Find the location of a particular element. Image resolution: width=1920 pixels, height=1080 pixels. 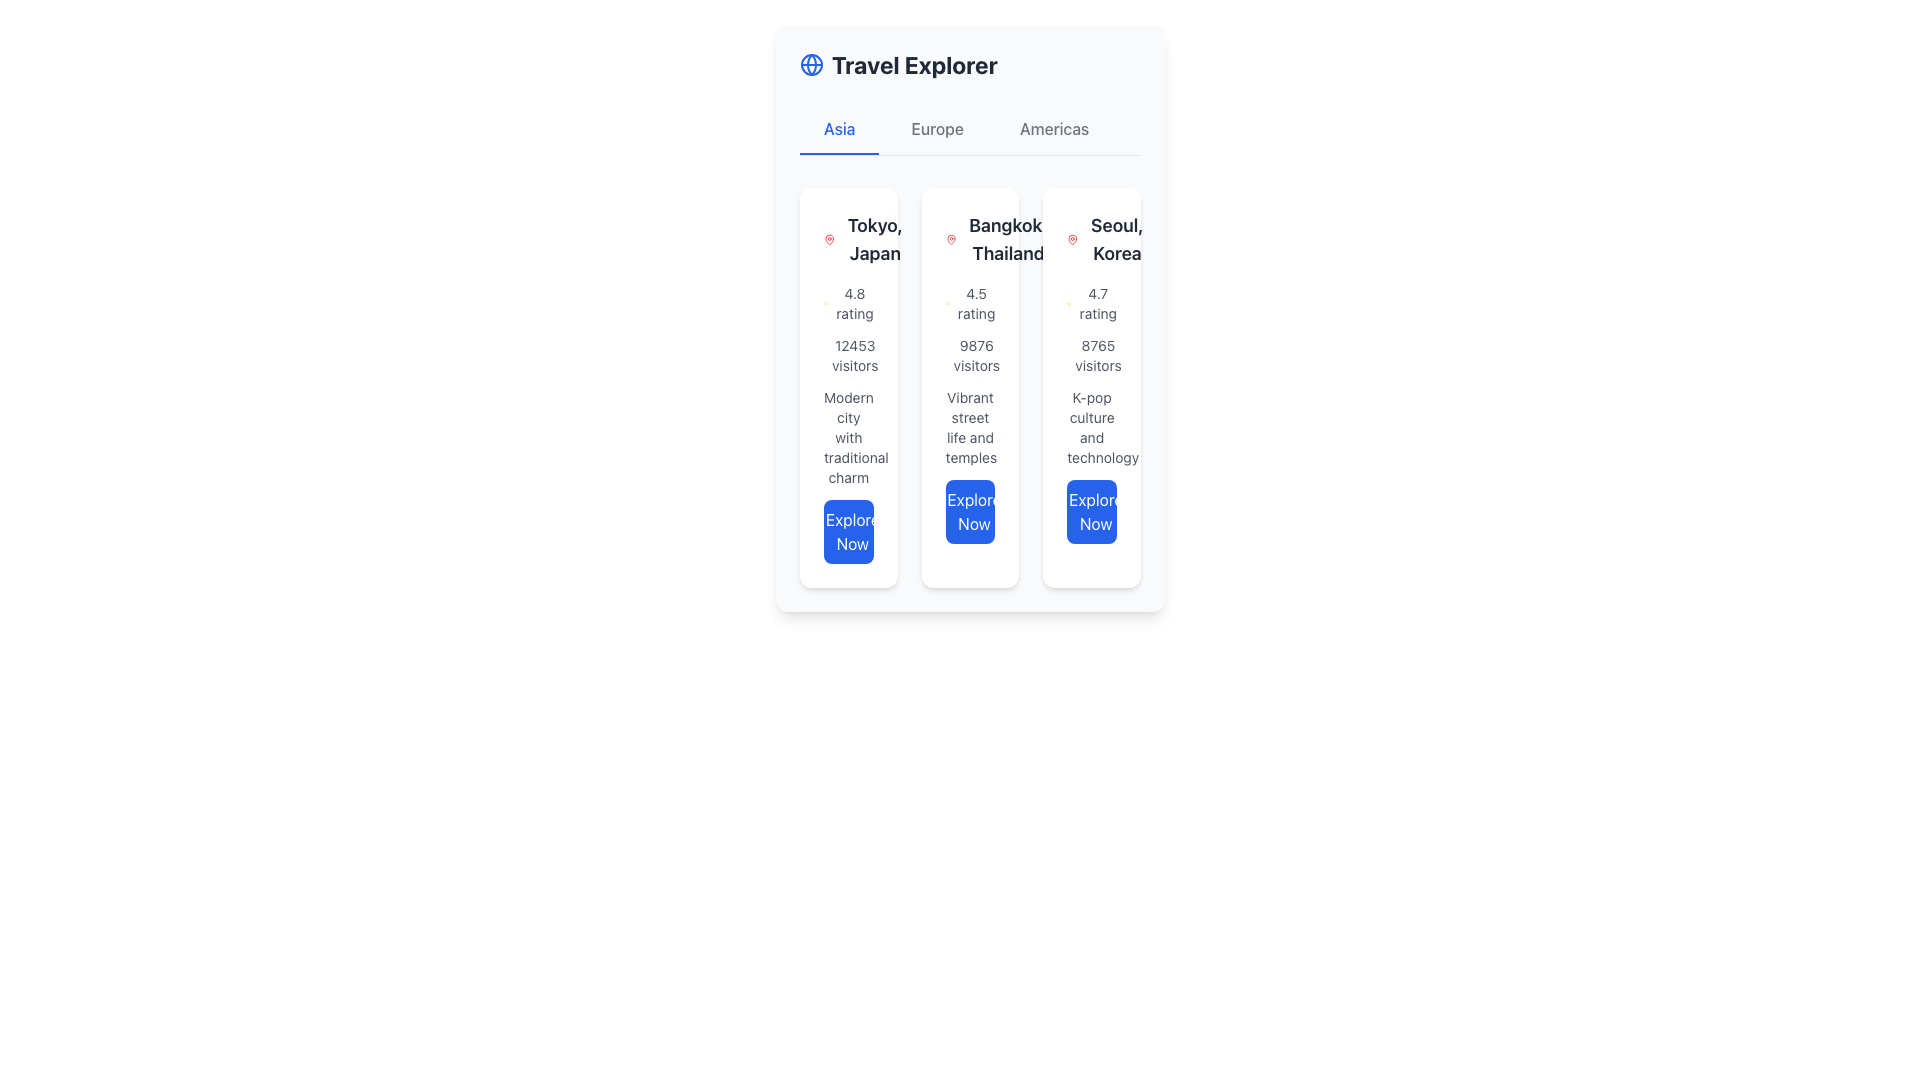

the descriptive text label that provides information about the Seoul, Korea section, positioned below the '8765 visitors' text and above the 'Explore Now' button is located at coordinates (1091, 427).